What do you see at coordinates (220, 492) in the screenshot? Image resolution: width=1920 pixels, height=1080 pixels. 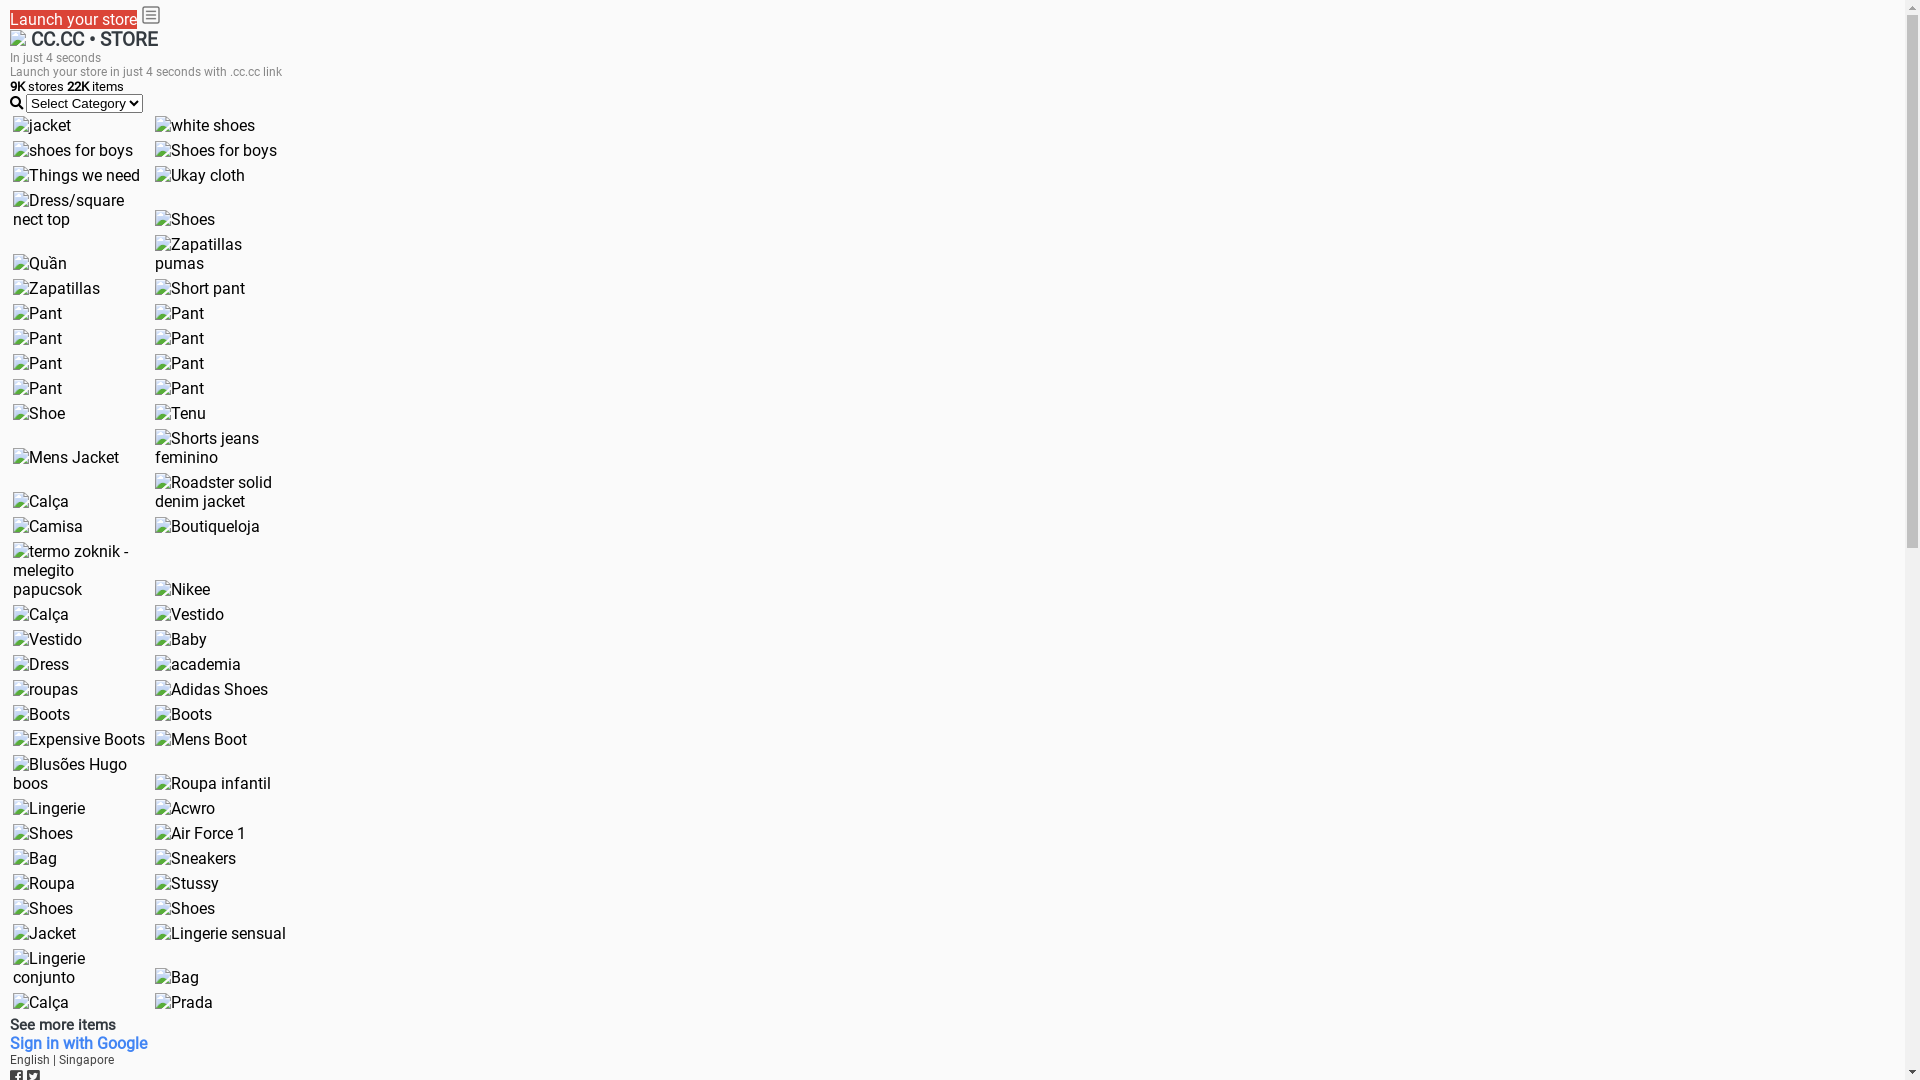 I see `'Roadster solid denim jacket'` at bounding box center [220, 492].